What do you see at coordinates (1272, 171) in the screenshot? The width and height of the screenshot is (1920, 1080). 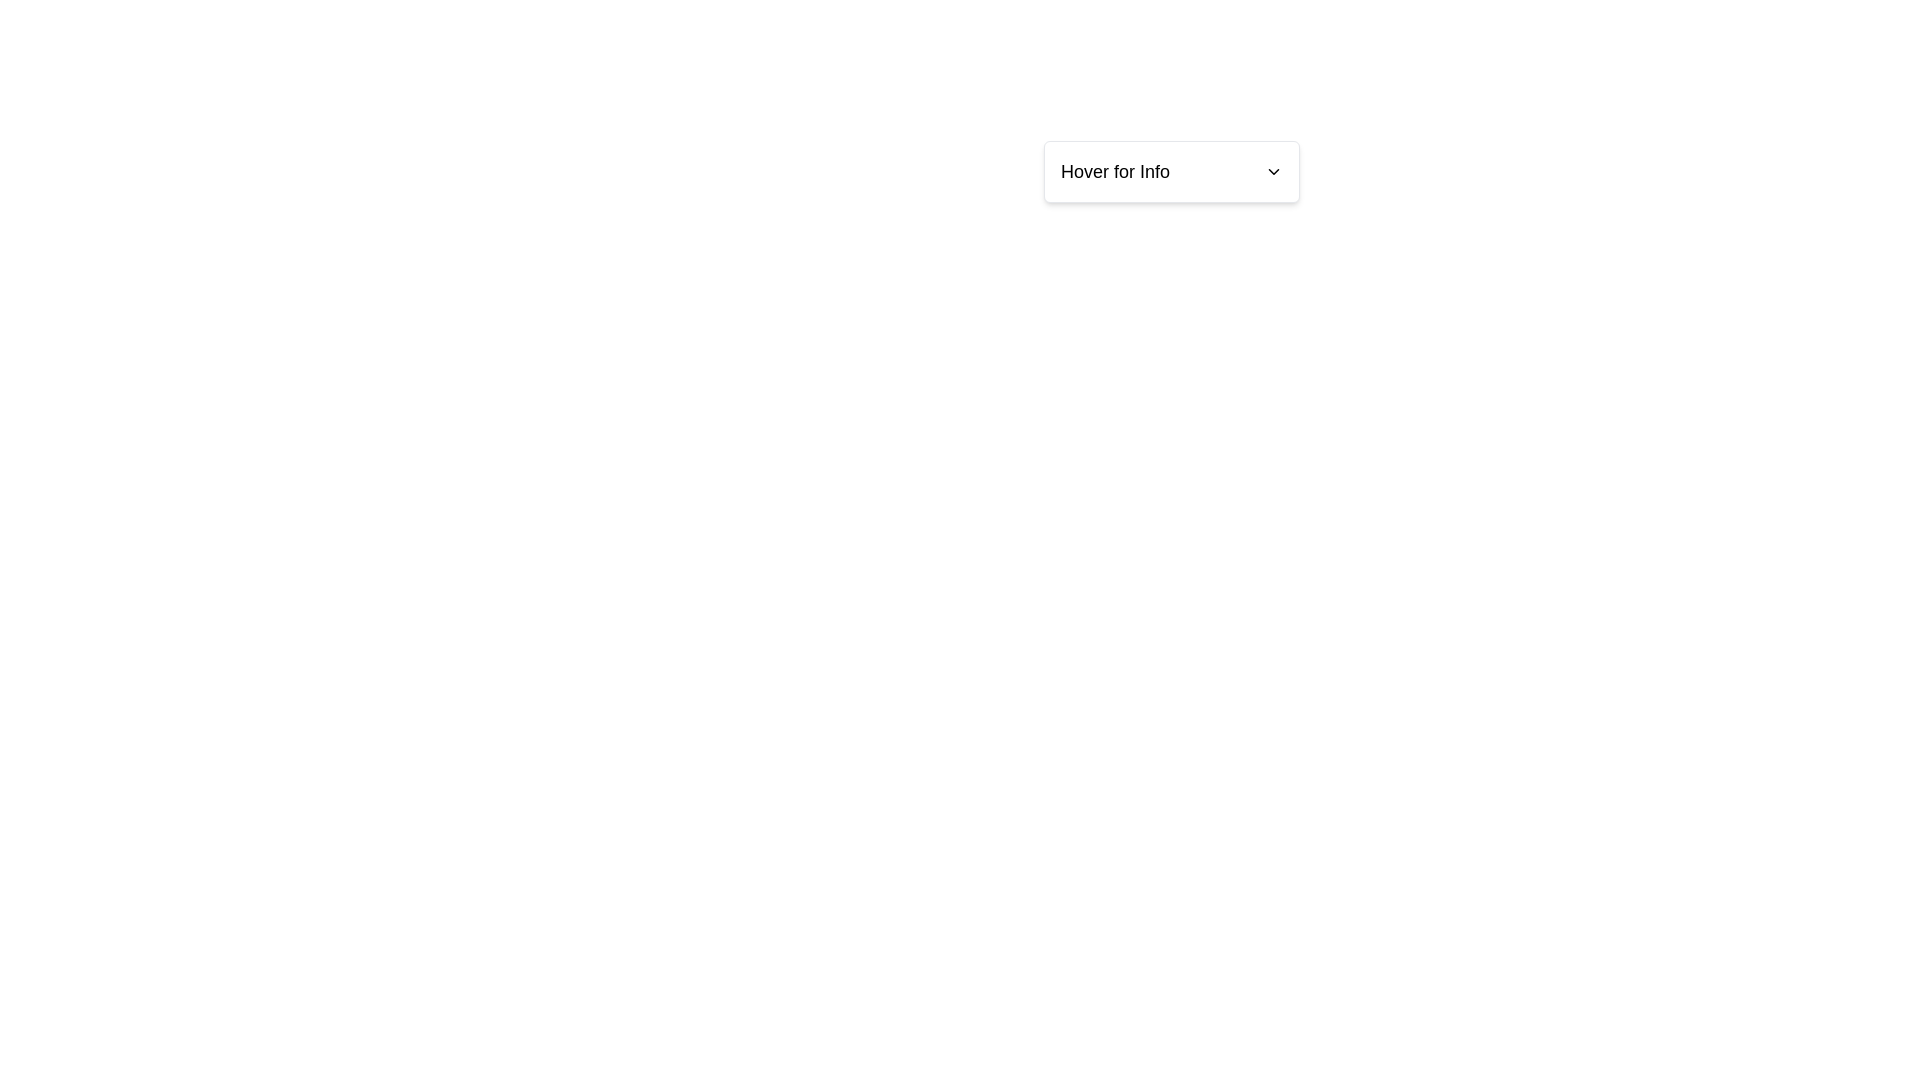 I see `the chevron indicator icon` at bounding box center [1272, 171].